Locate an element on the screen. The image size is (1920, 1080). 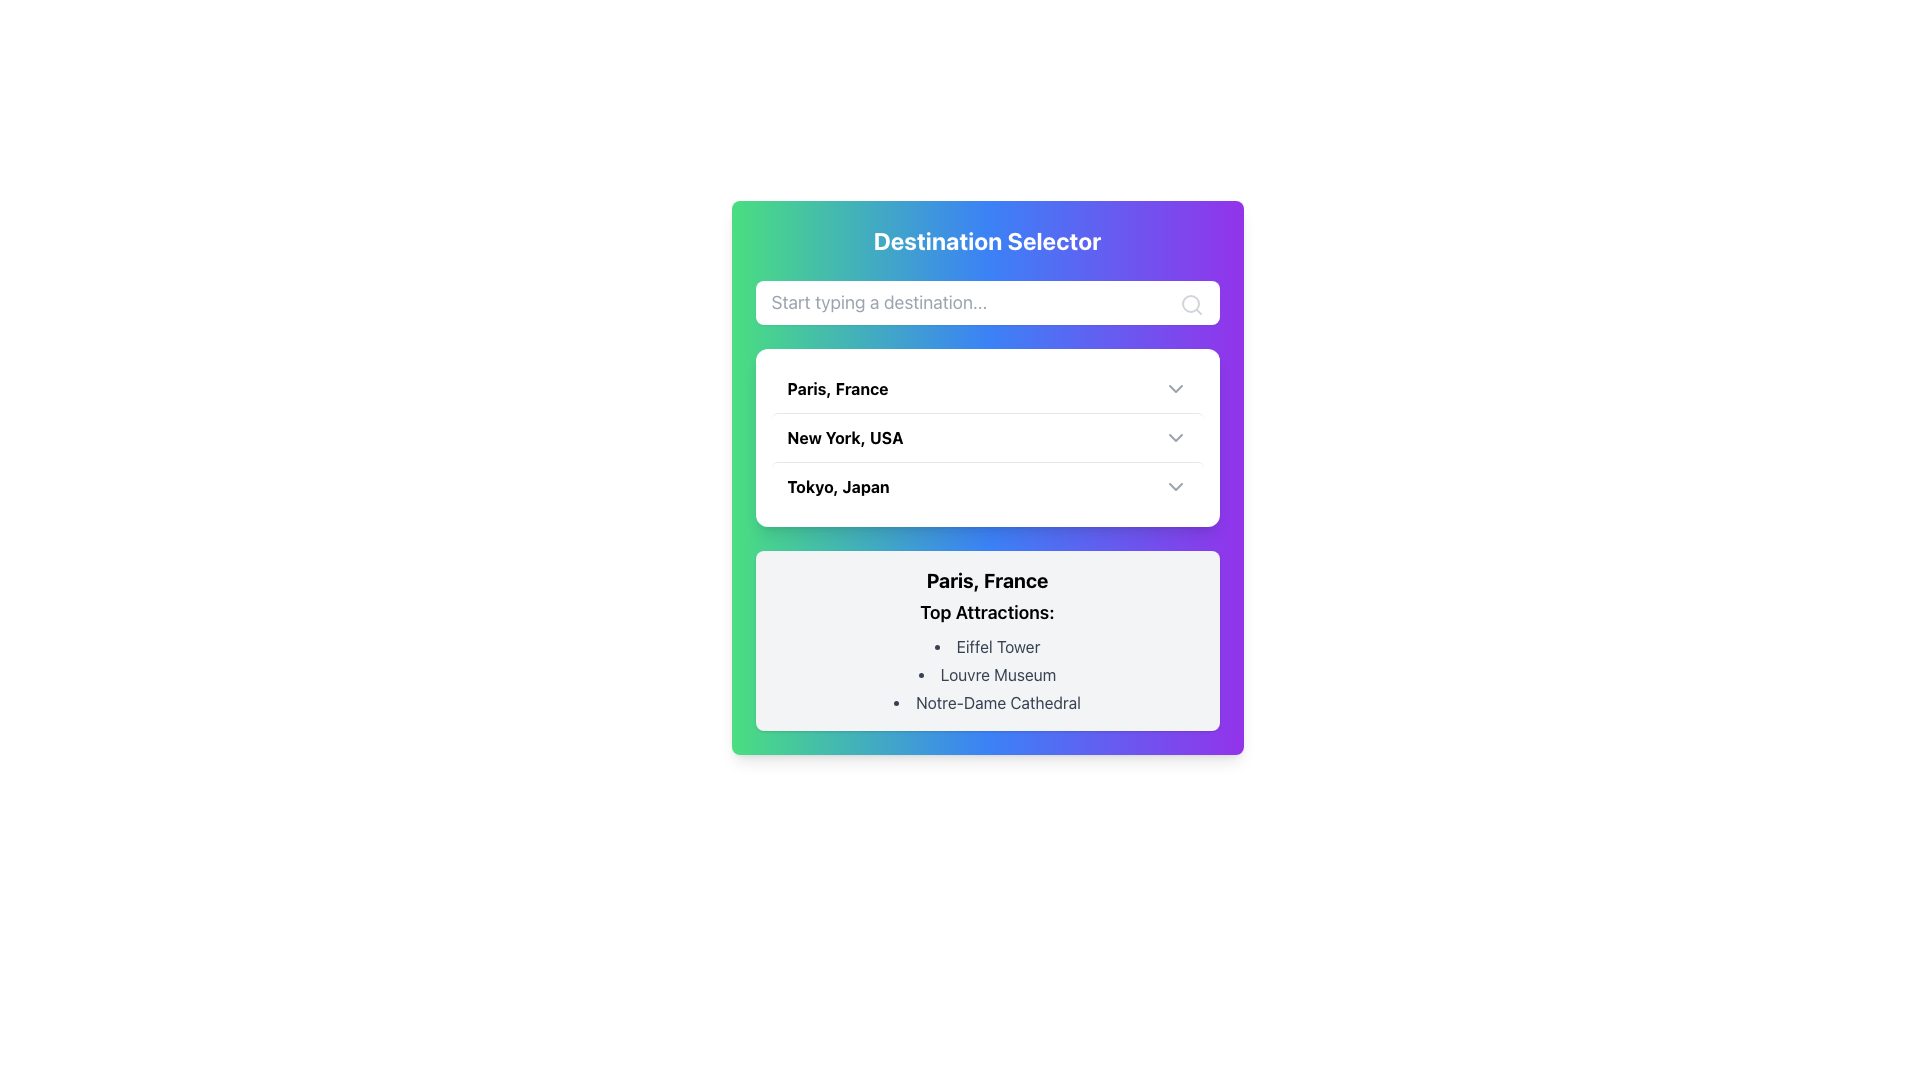
the search icon located at the far right inside the location input box is located at coordinates (1191, 304).